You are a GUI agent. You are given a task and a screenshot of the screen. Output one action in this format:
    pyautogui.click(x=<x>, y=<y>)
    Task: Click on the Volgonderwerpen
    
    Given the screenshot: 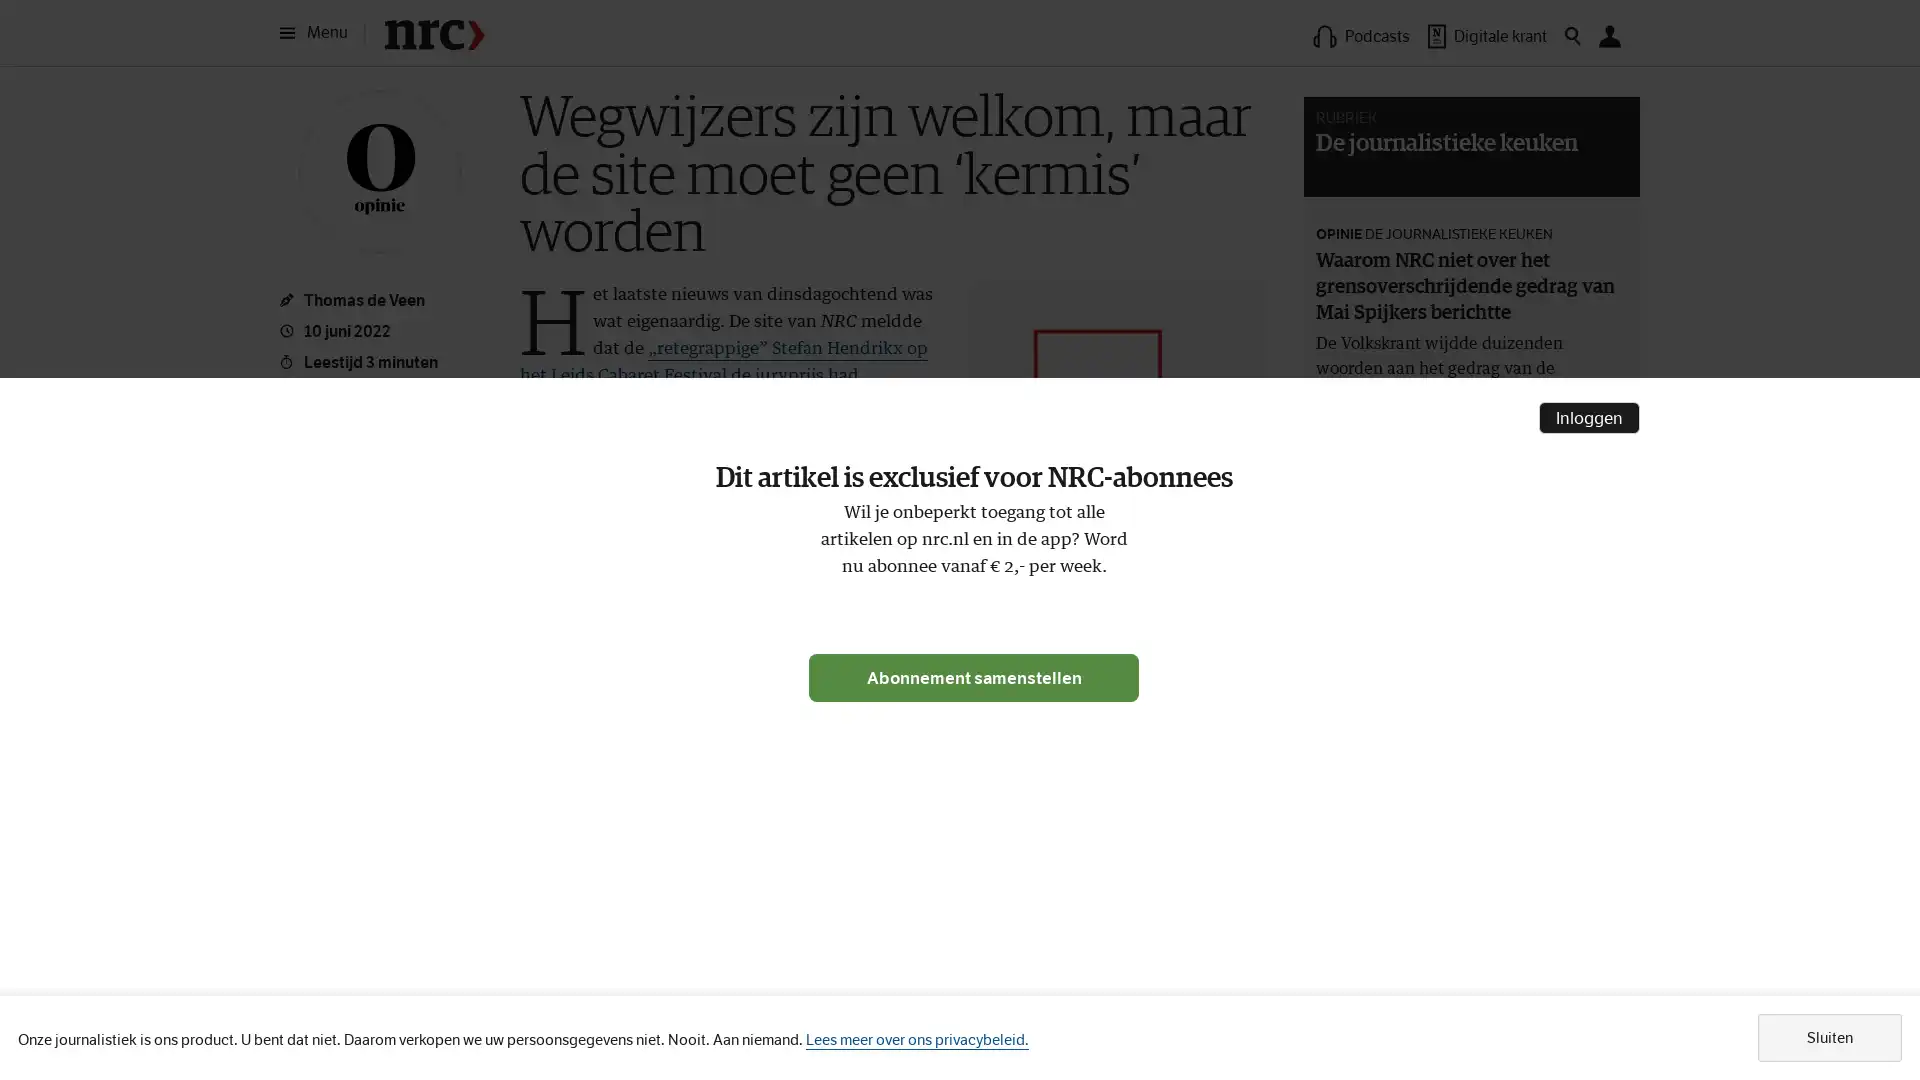 What is the action you would take?
    pyautogui.click(x=986, y=709)
    